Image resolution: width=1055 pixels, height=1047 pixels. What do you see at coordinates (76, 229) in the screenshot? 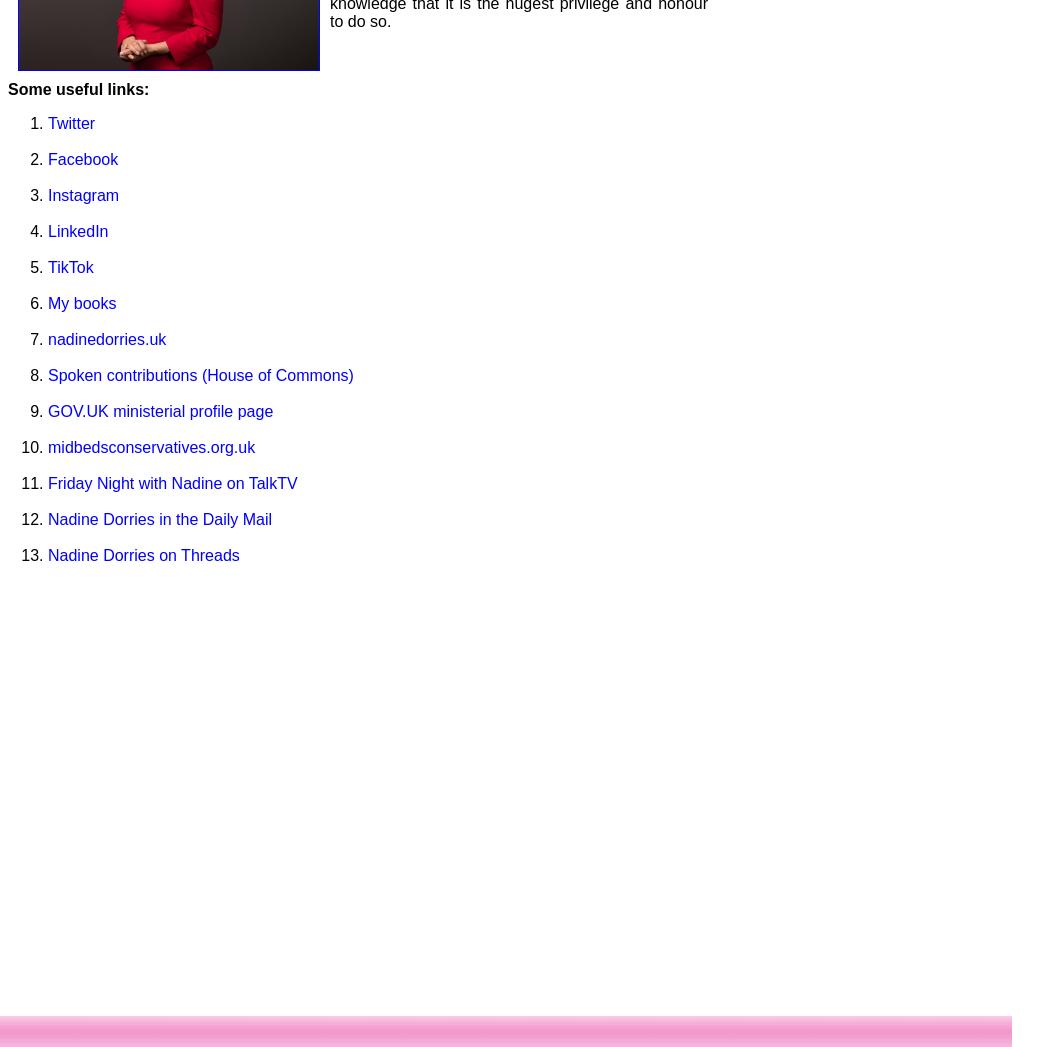
I see `'LinkedIn'` at bounding box center [76, 229].